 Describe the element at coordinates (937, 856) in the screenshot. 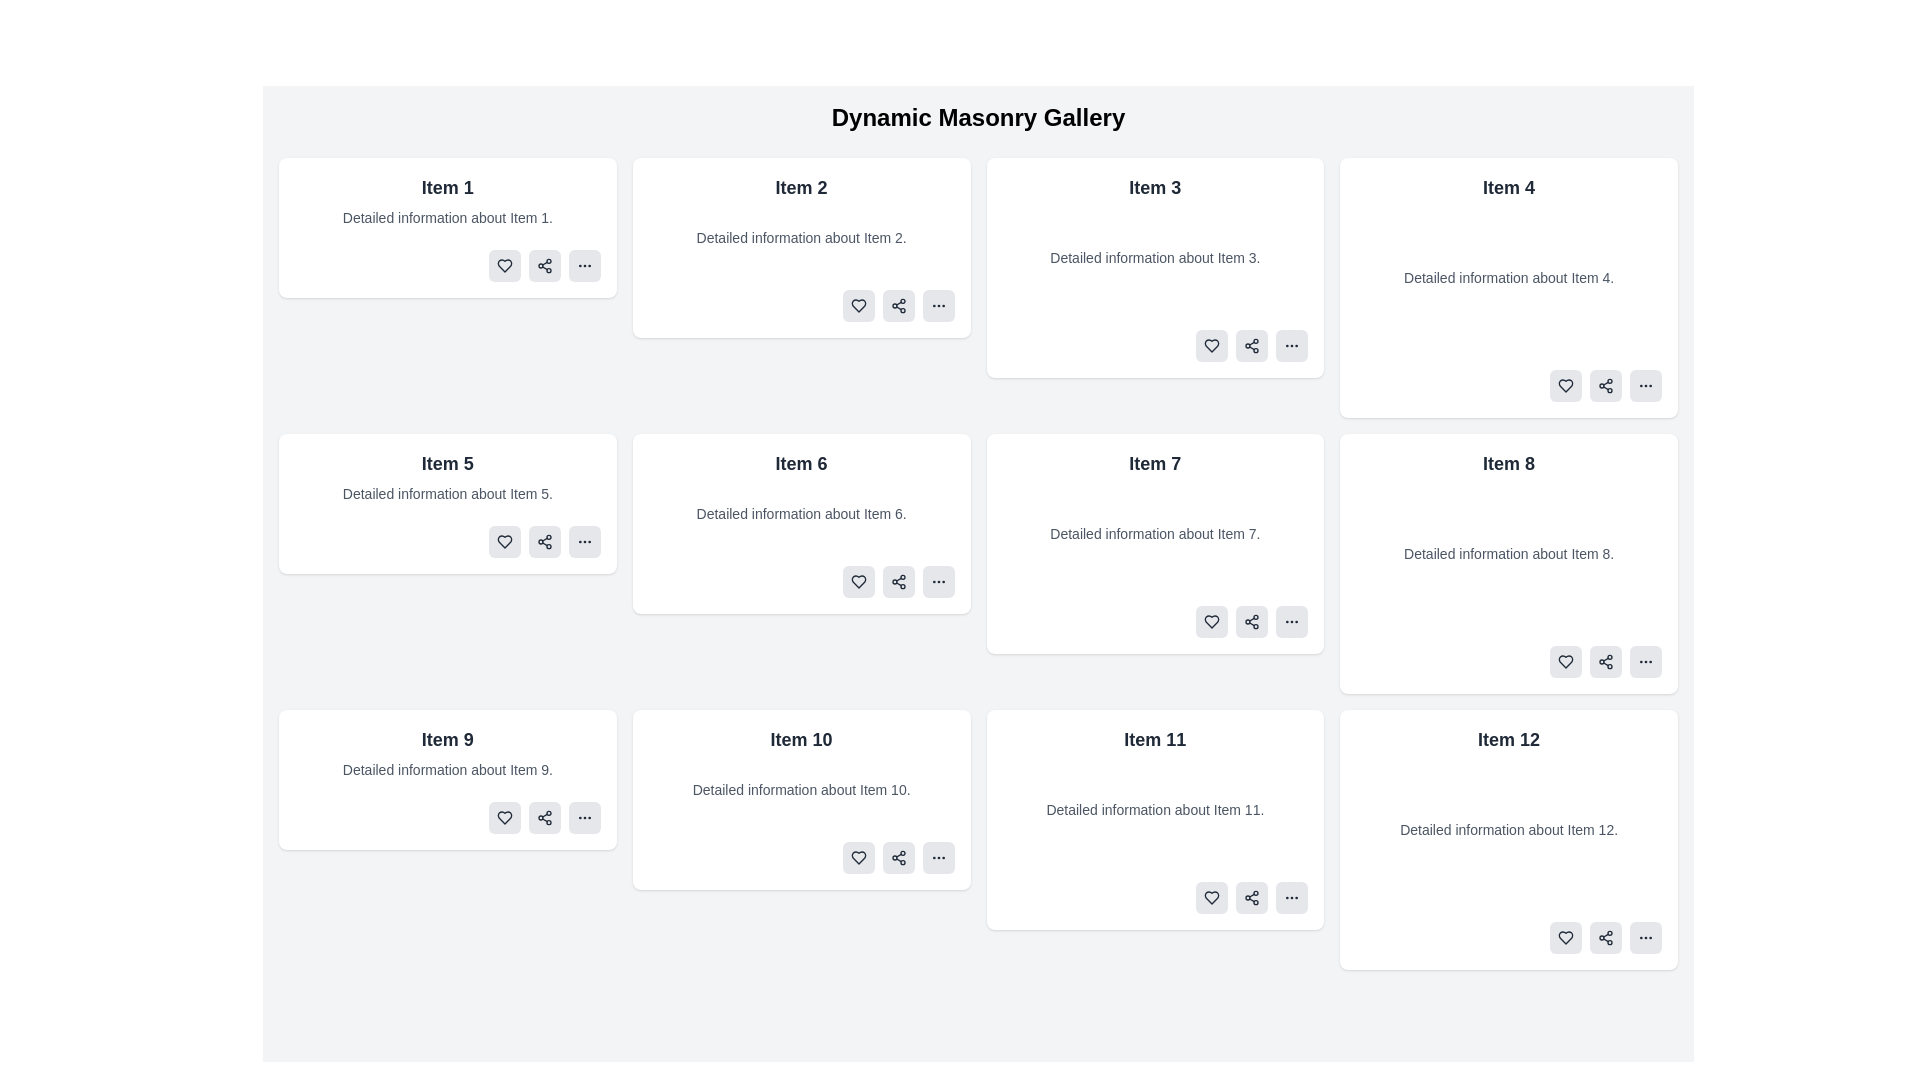

I see `the button` at that location.